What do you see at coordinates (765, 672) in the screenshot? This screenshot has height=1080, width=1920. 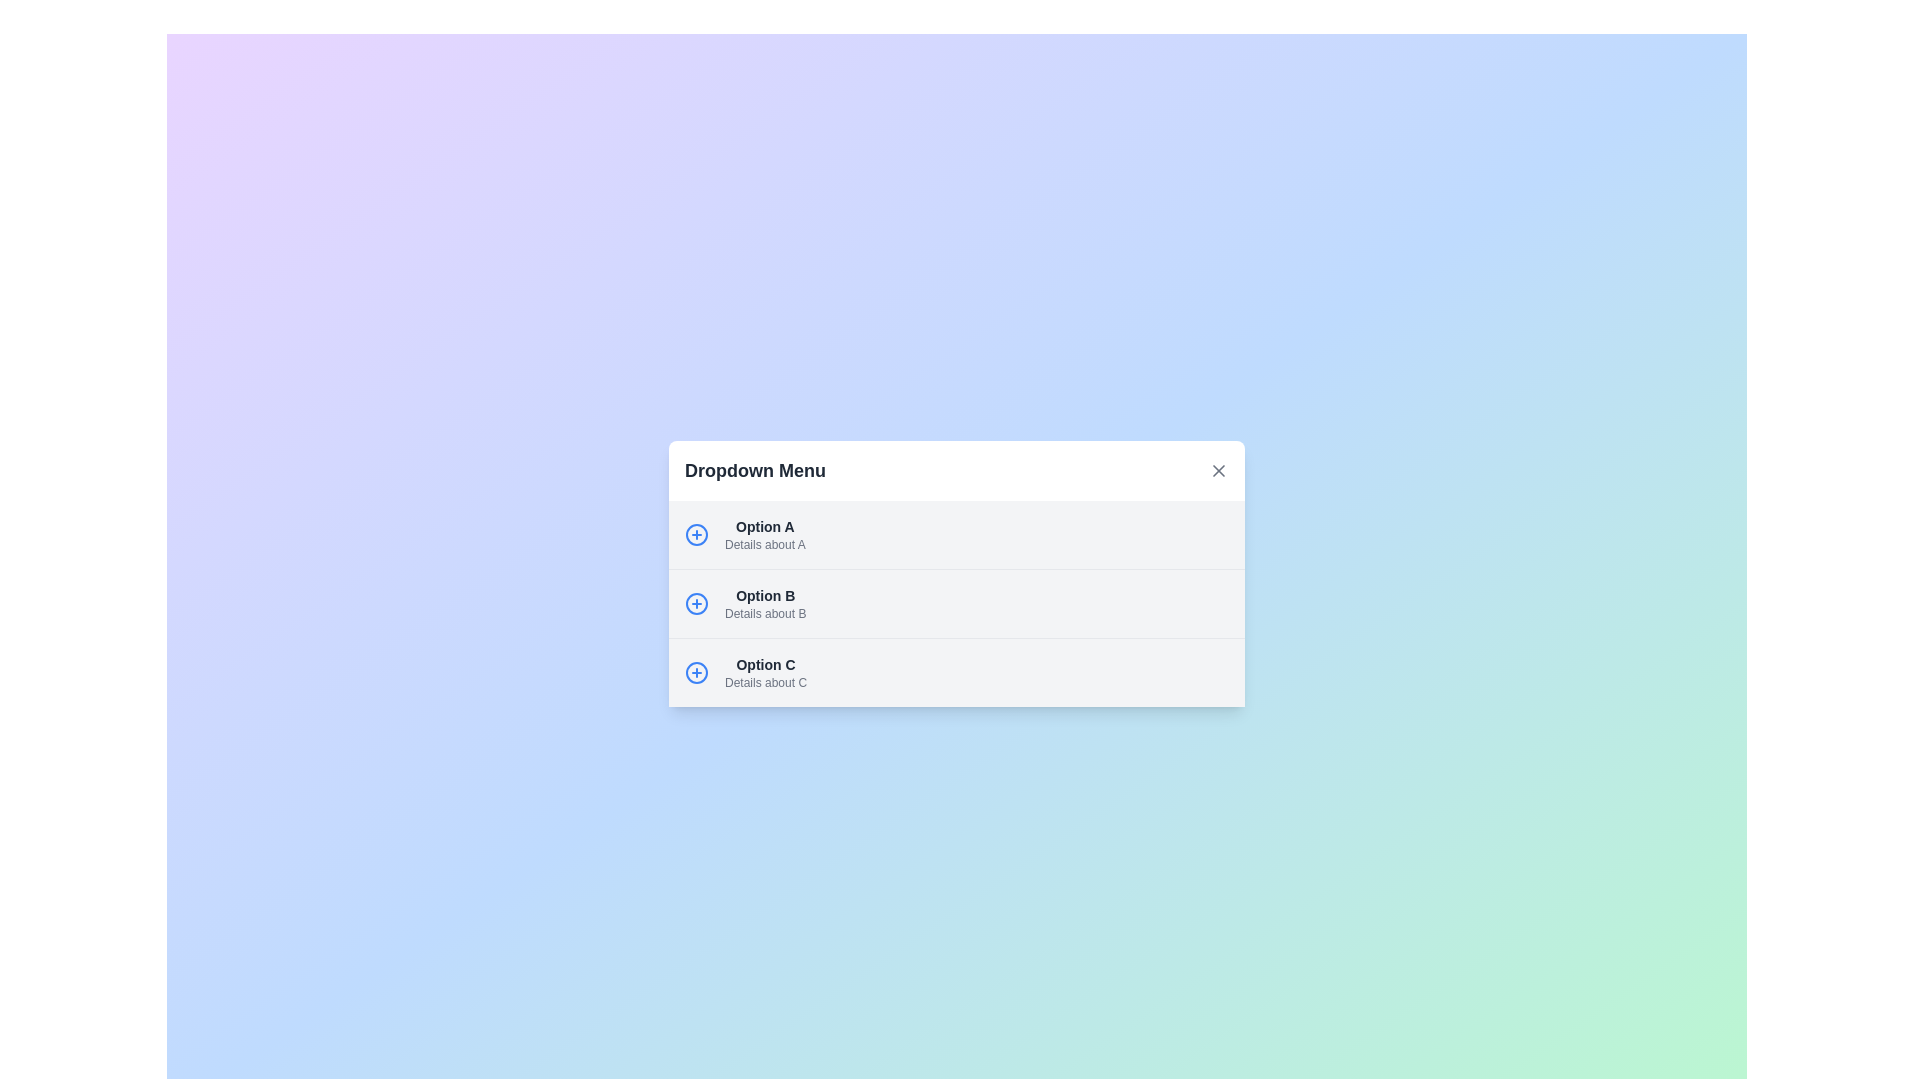 I see `the list item titled 'Option C' with subtitle 'Details about C'` at bounding box center [765, 672].